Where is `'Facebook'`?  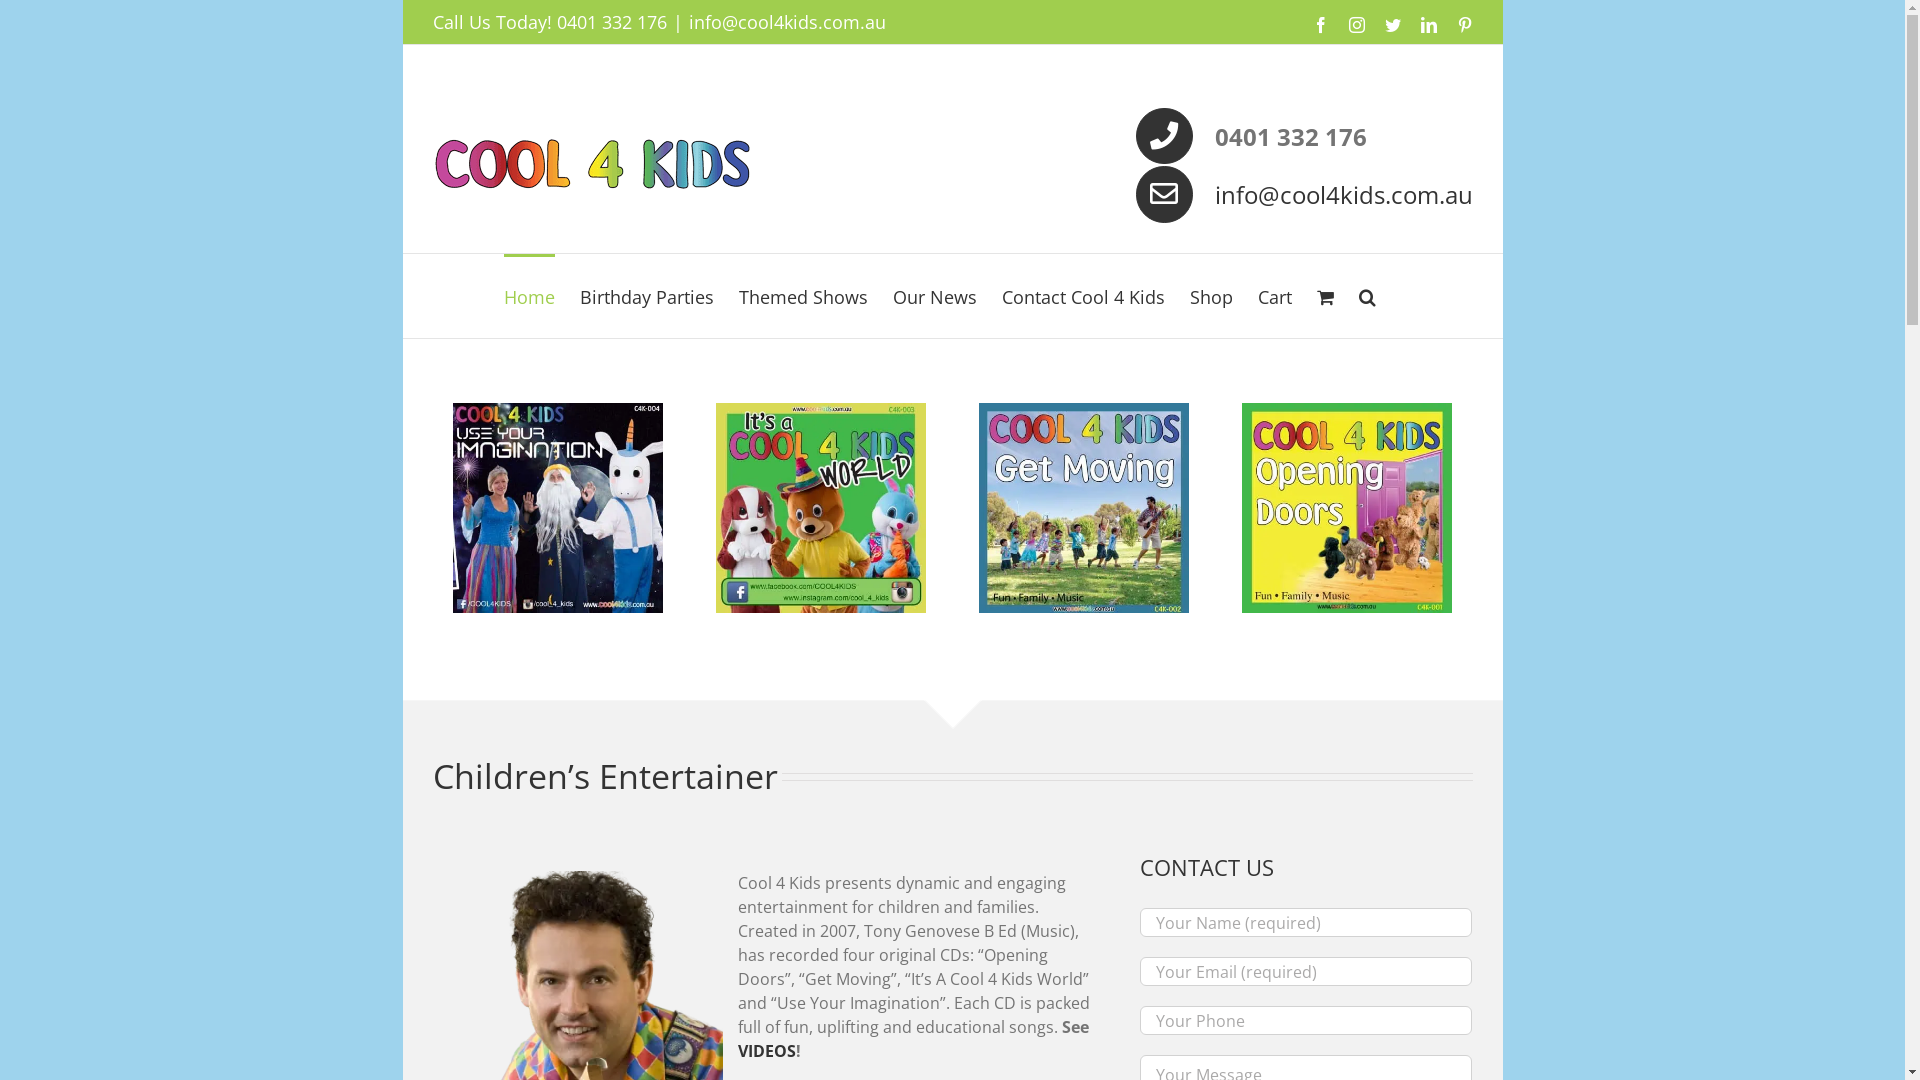
'Facebook' is located at coordinates (1320, 24).